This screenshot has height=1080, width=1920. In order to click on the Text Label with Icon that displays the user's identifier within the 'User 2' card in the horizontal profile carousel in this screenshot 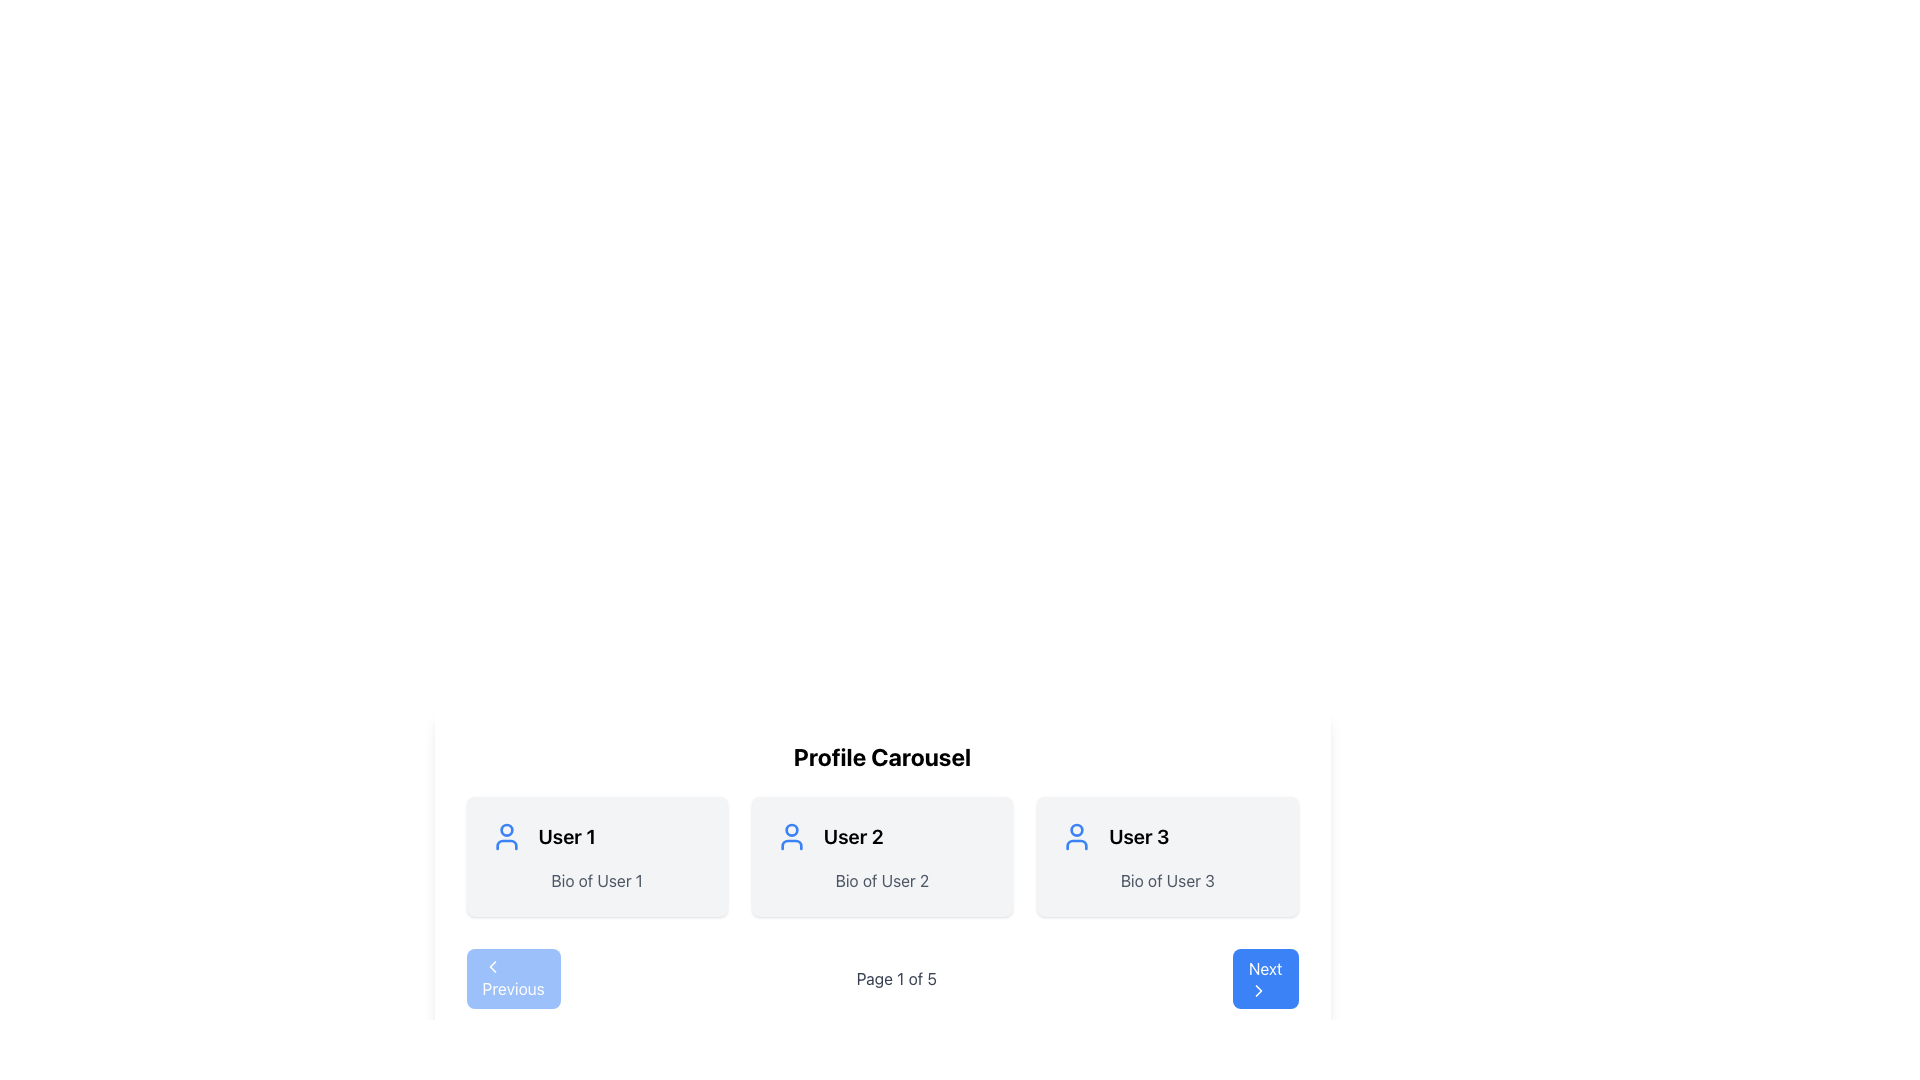, I will do `click(881, 837)`.